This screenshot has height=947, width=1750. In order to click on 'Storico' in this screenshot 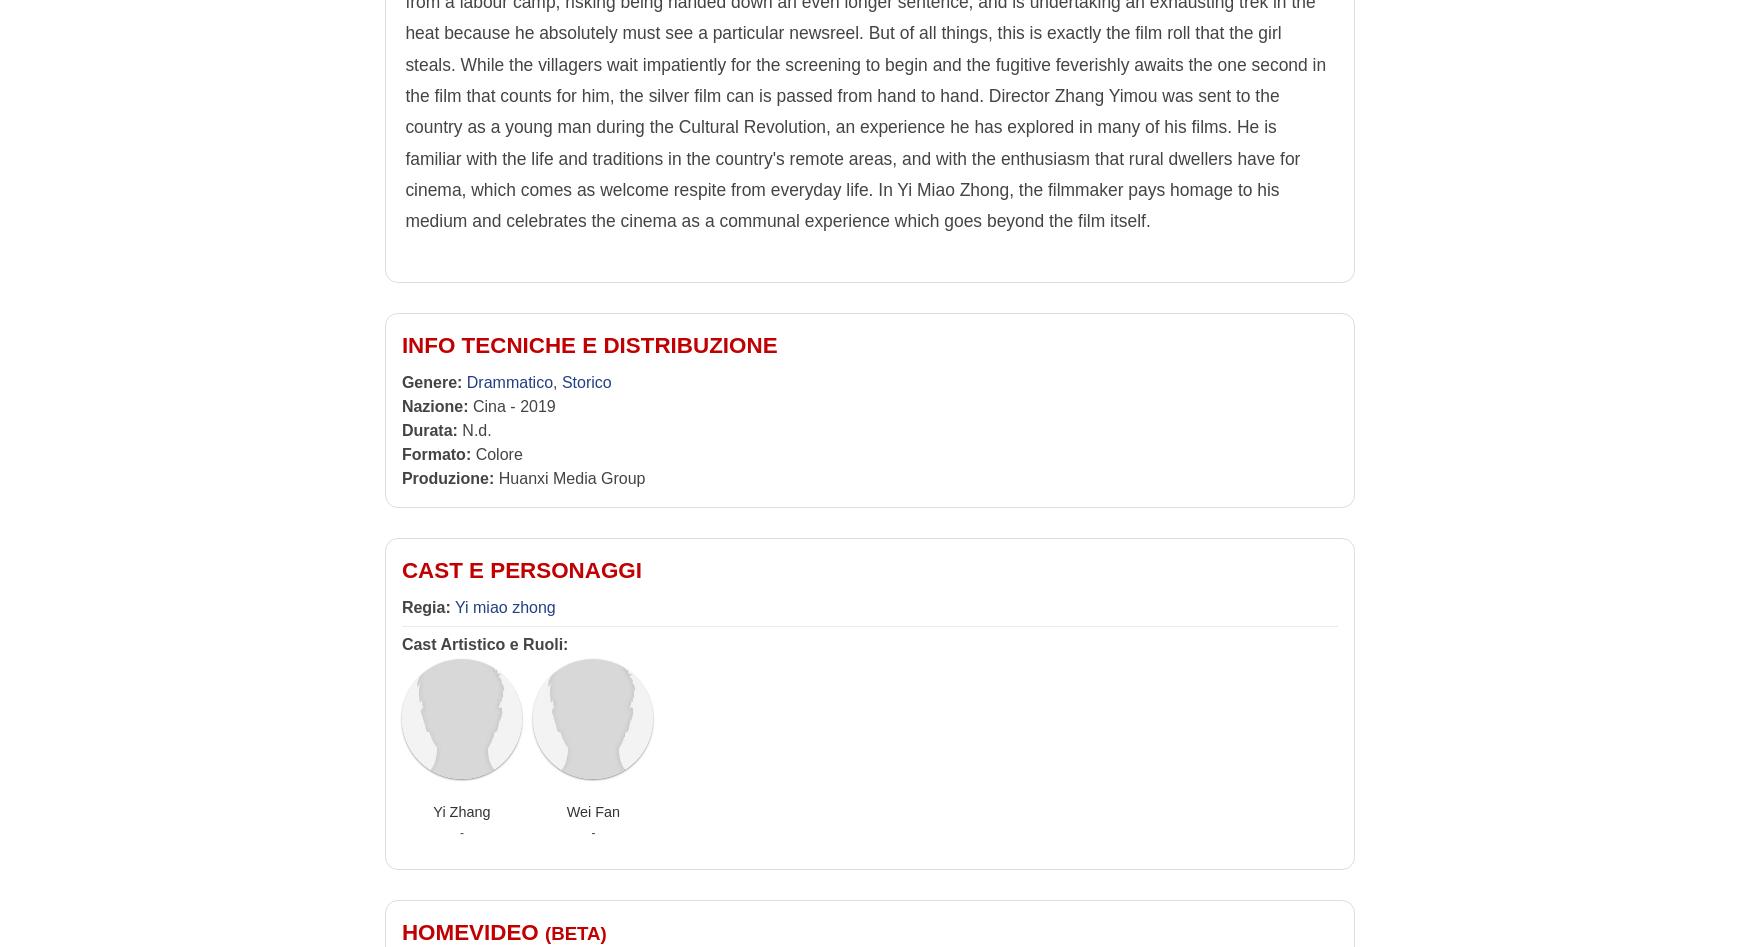, I will do `click(586, 382)`.